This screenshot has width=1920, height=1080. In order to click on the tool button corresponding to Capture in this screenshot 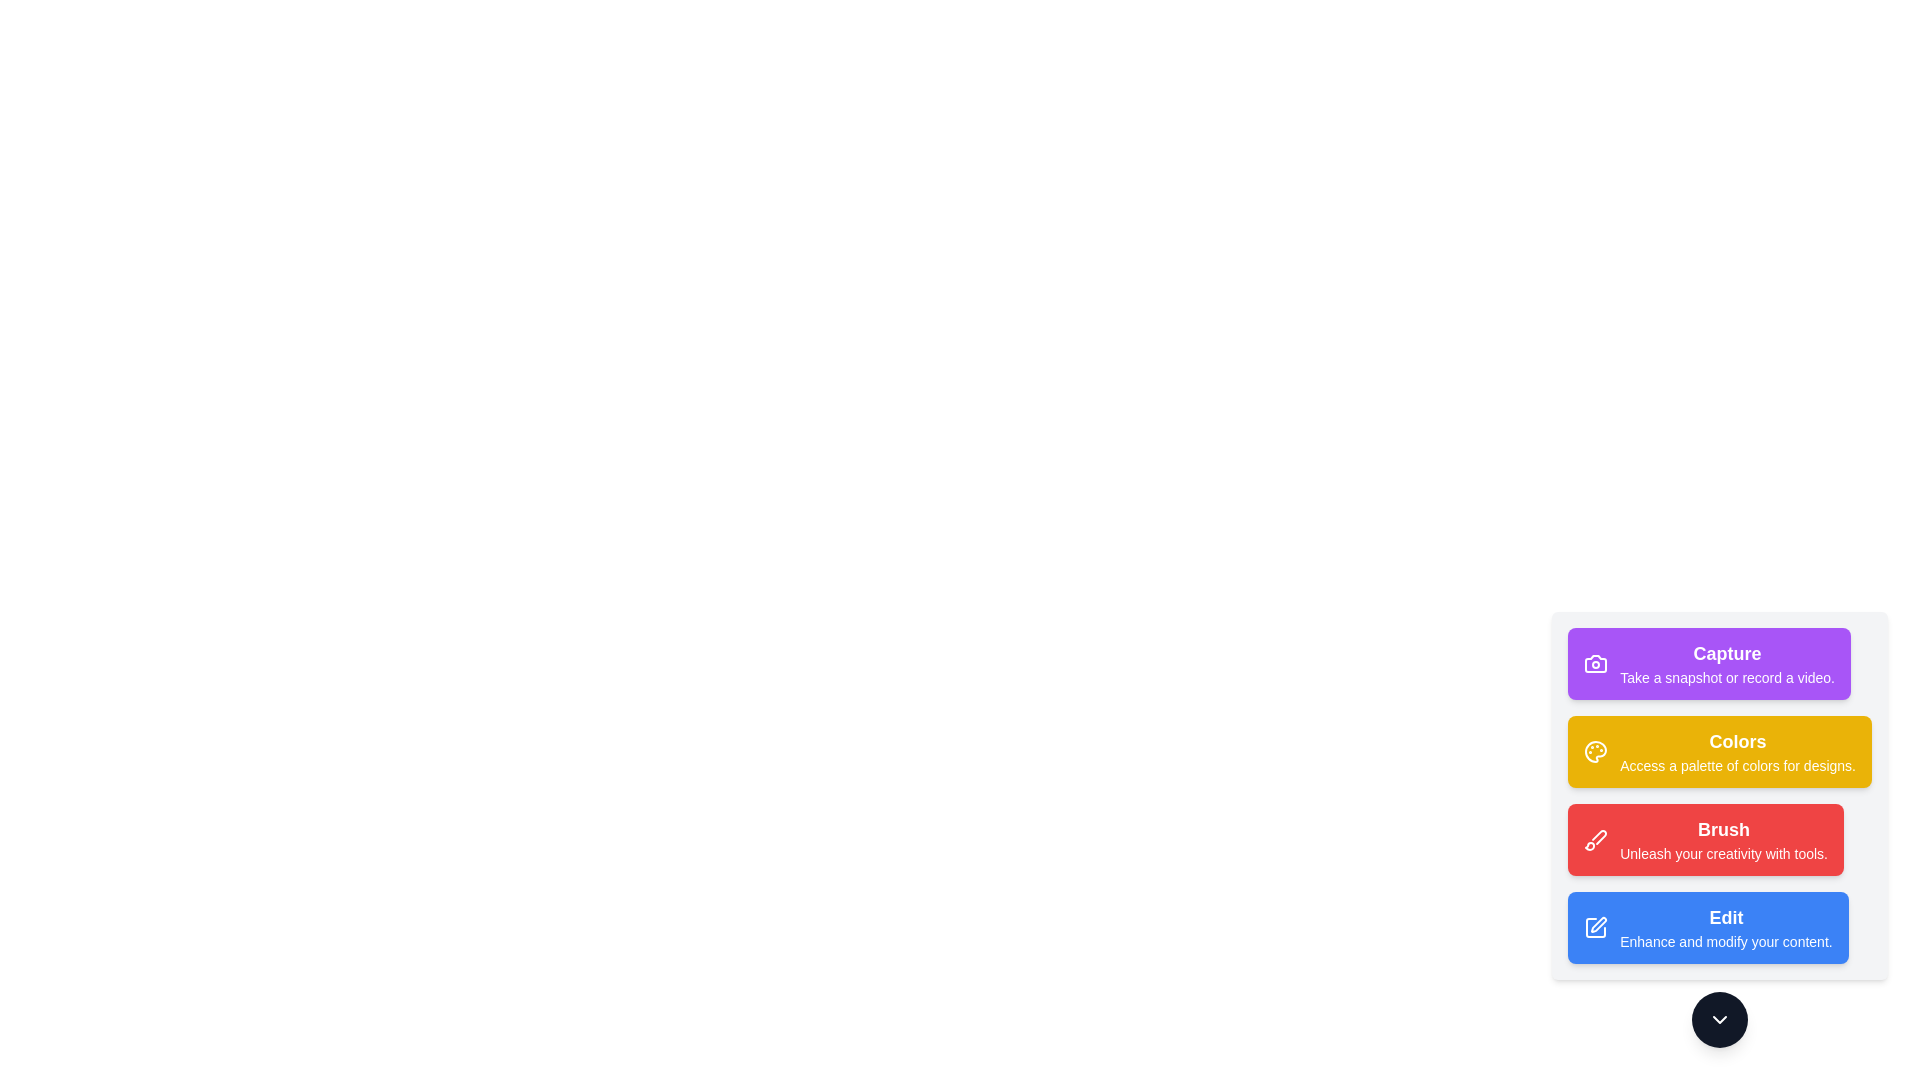, I will do `click(1708, 663)`.